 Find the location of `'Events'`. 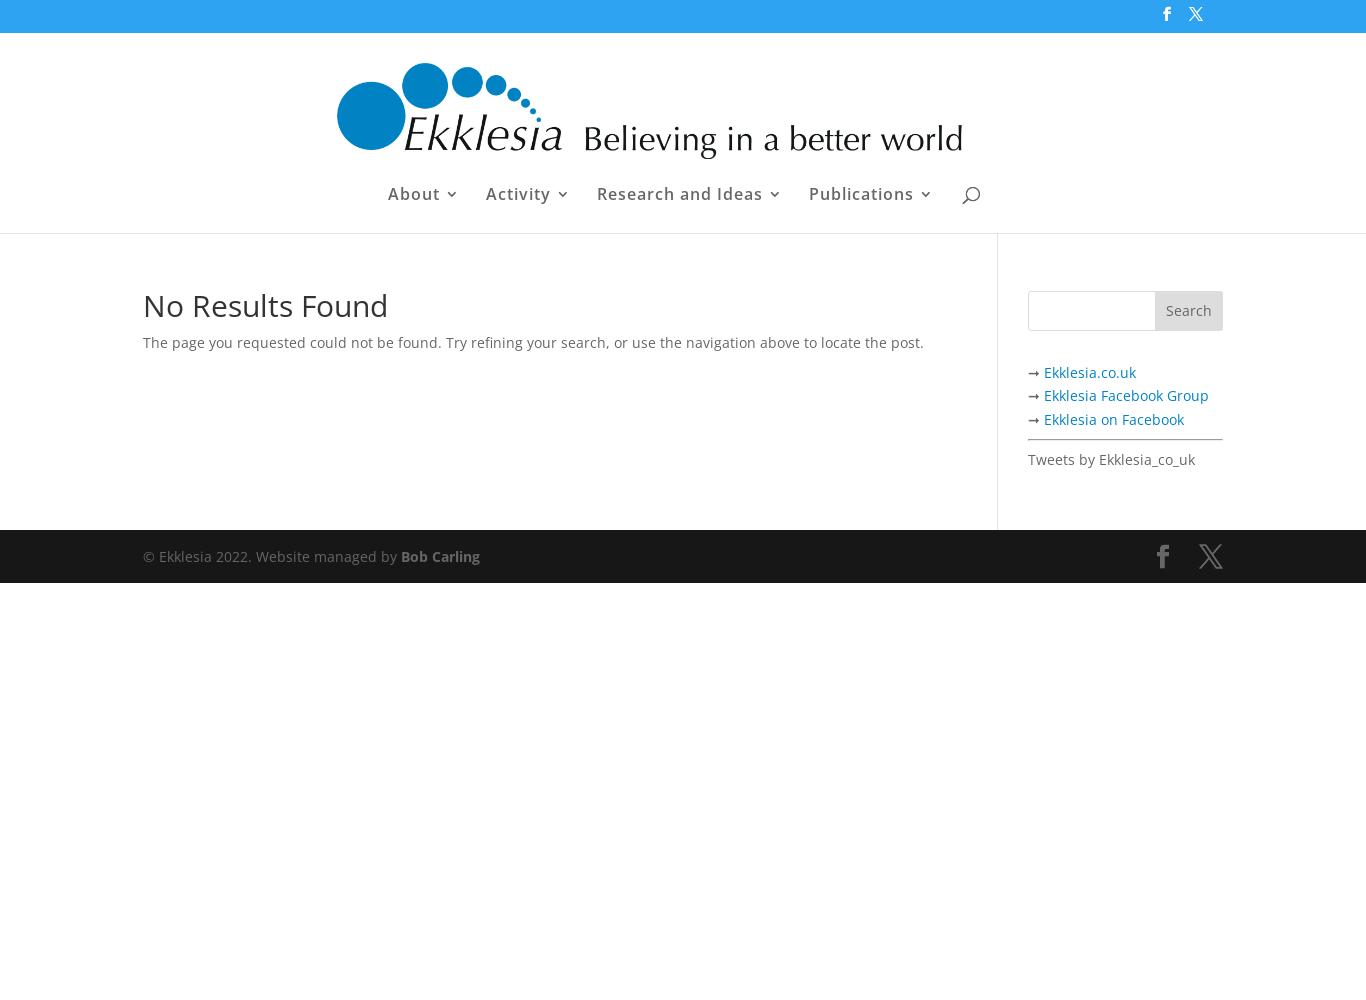

'Events' is located at coordinates (526, 275).